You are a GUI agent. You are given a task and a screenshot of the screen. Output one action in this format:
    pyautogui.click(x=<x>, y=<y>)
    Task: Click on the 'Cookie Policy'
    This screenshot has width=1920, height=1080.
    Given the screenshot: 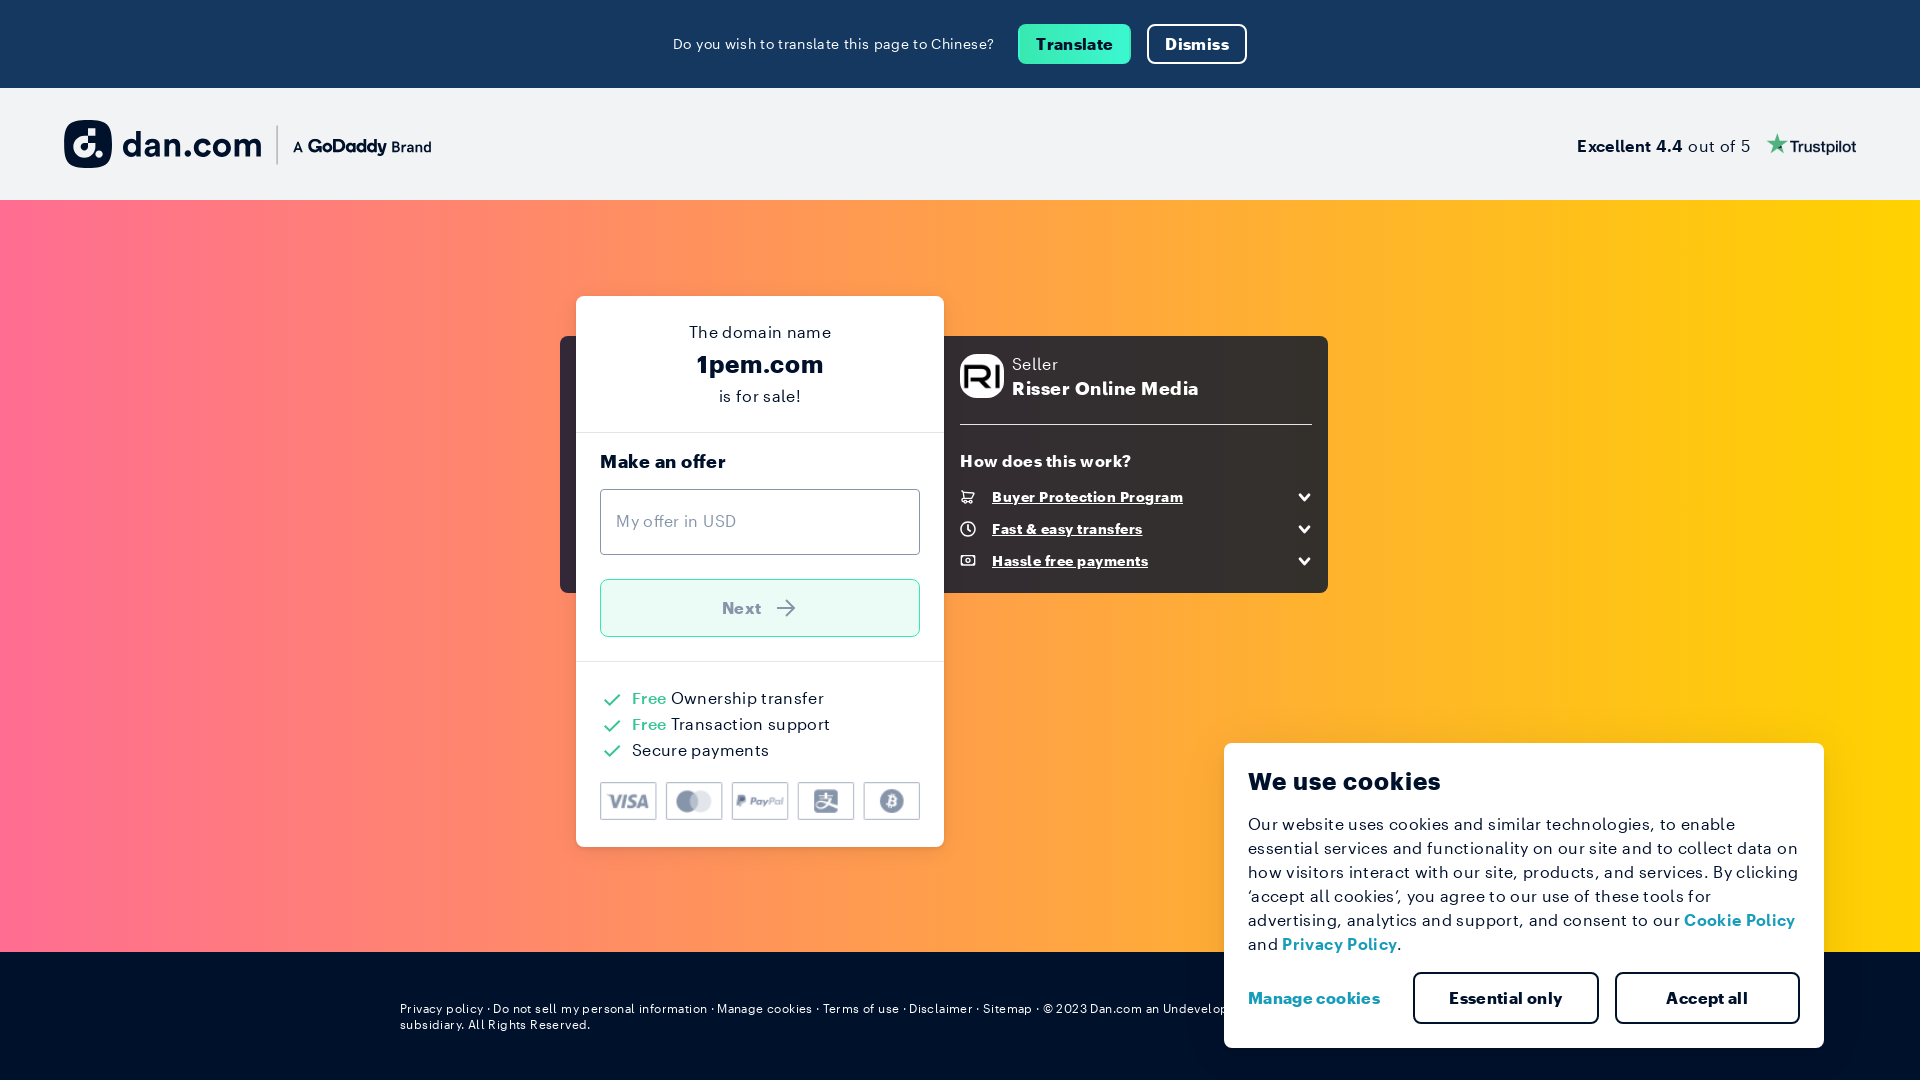 What is the action you would take?
    pyautogui.click(x=1738, y=919)
    